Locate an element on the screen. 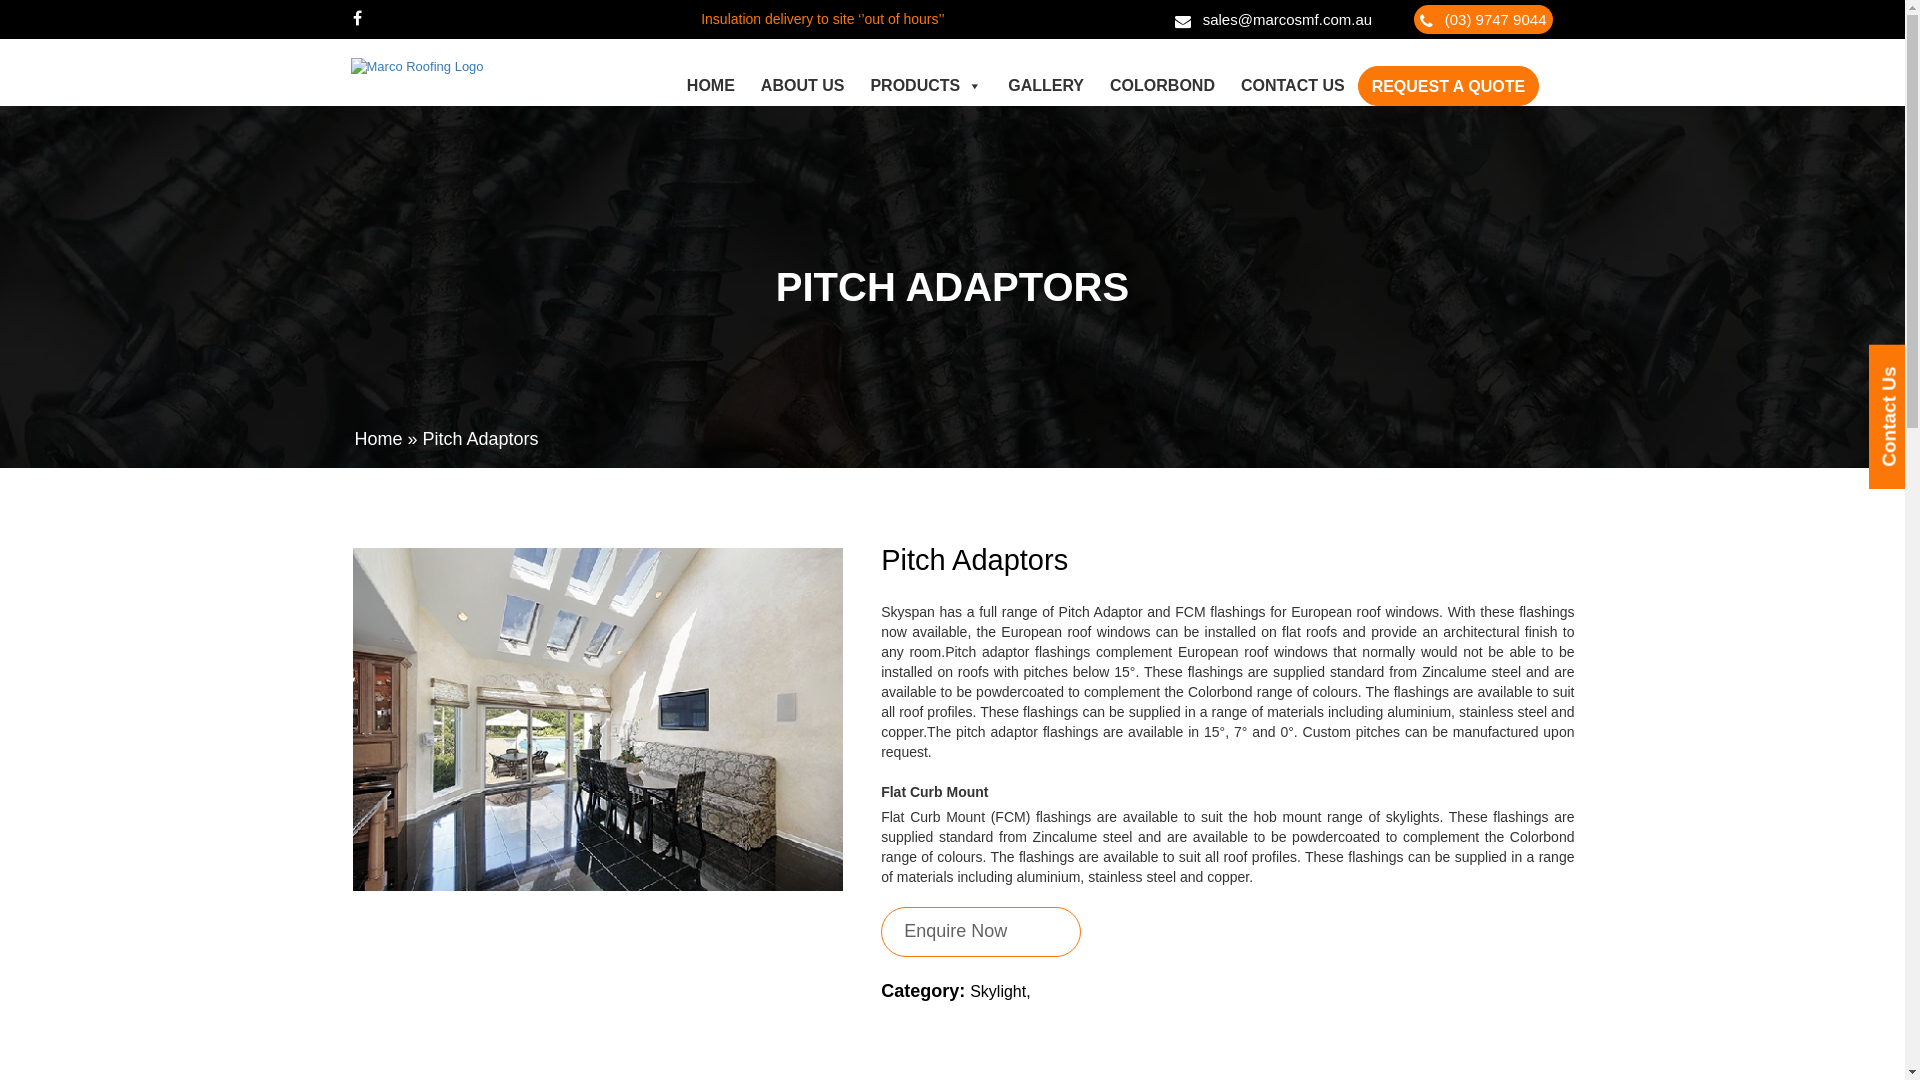  'COLORBOND' is located at coordinates (1162, 84).